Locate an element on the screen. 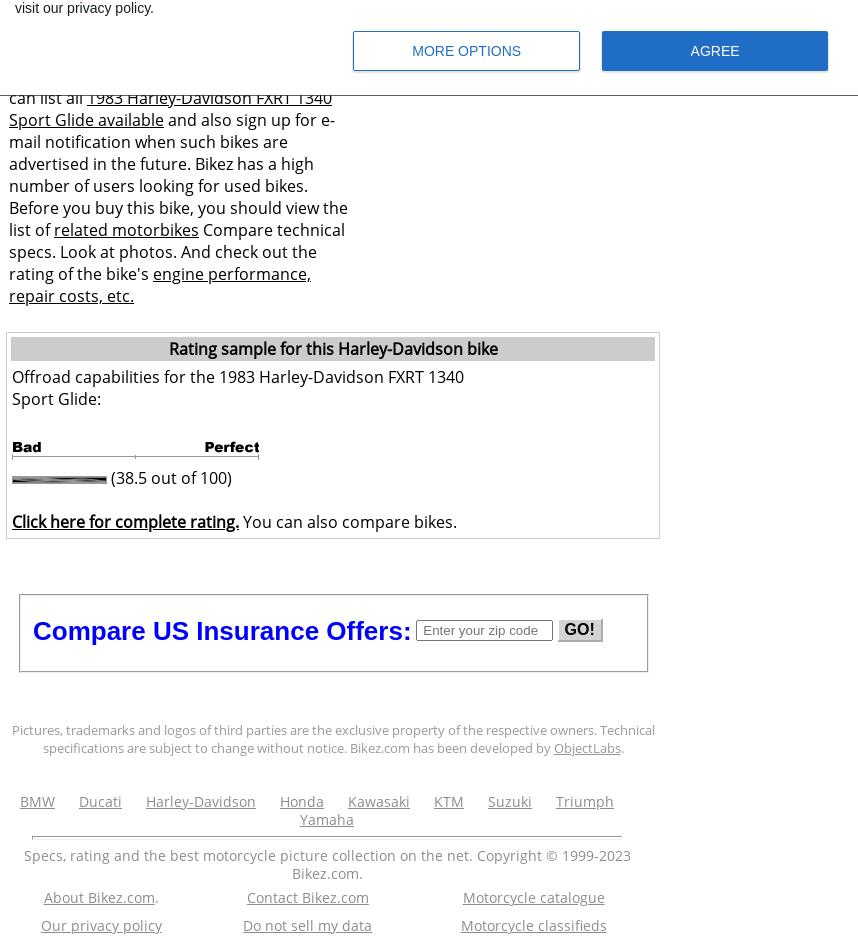 The width and height of the screenshot is (858, 952). 'About Bikez.com' is located at coordinates (98, 897).